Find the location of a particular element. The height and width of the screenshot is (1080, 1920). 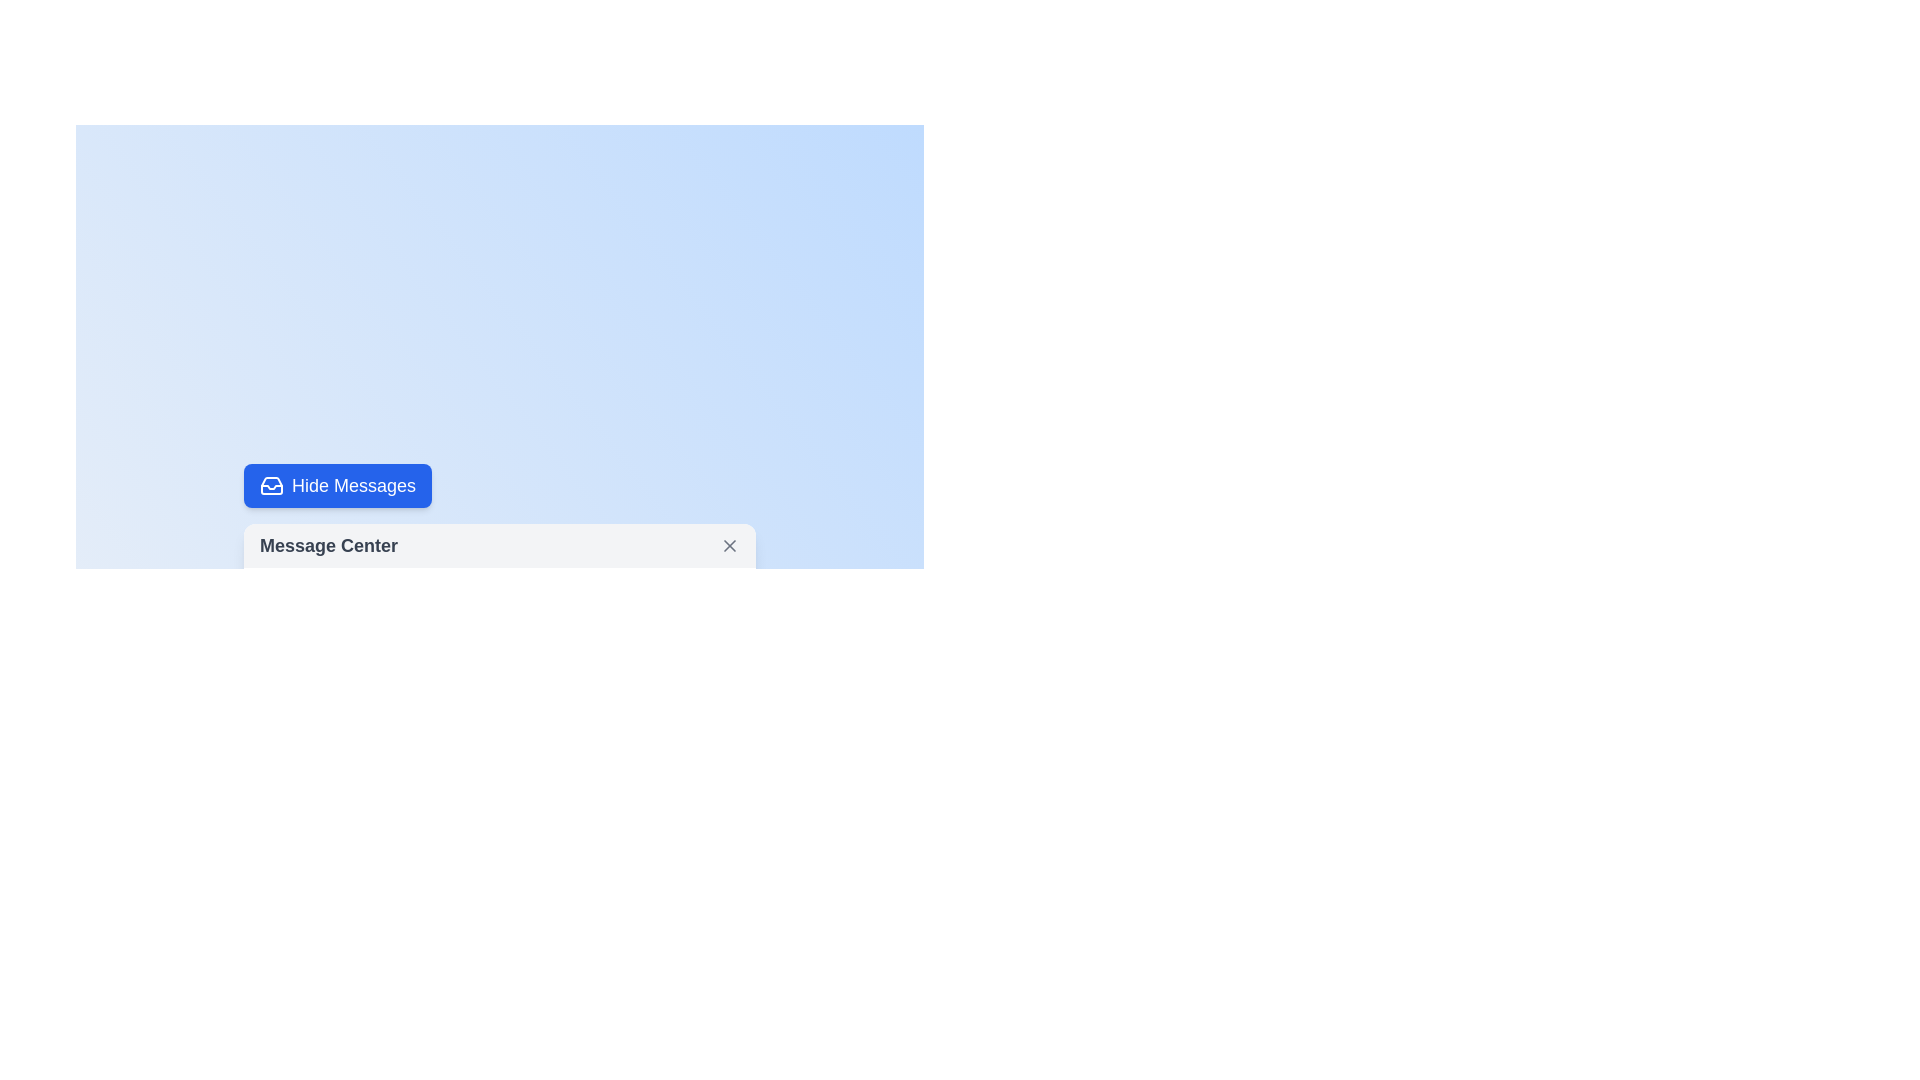

the decorative icon inside the 'Hide Messages' button, which is located to the left of the button text is located at coordinates (271, 486).